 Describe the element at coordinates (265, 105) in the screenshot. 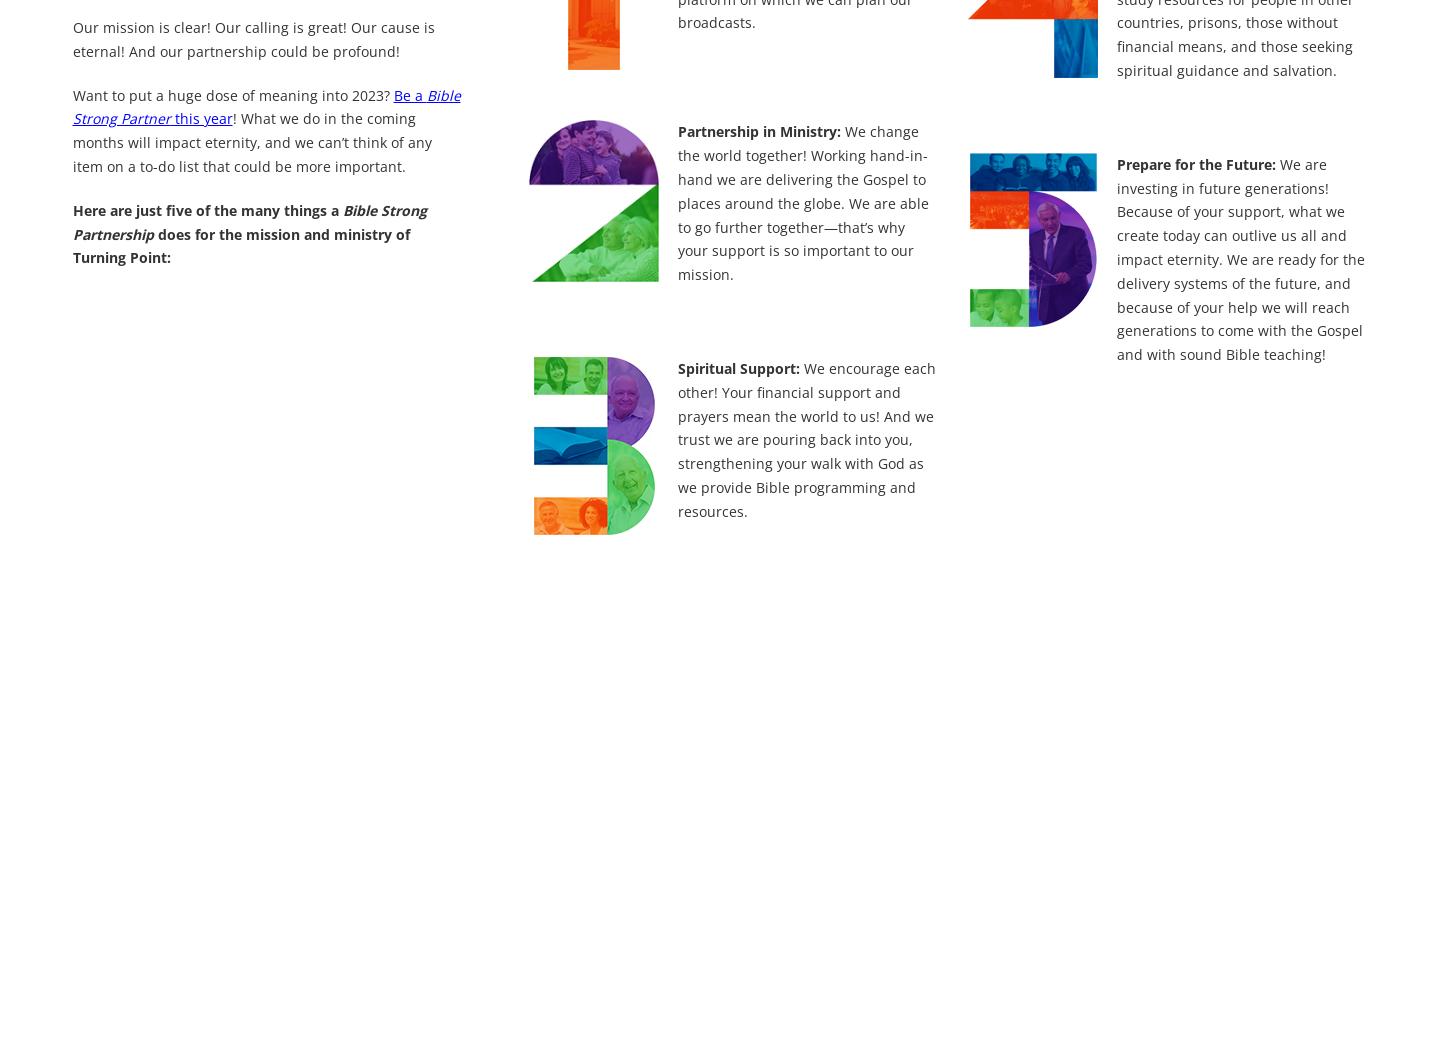

I see `'Bible Strong Partner'` at that location.